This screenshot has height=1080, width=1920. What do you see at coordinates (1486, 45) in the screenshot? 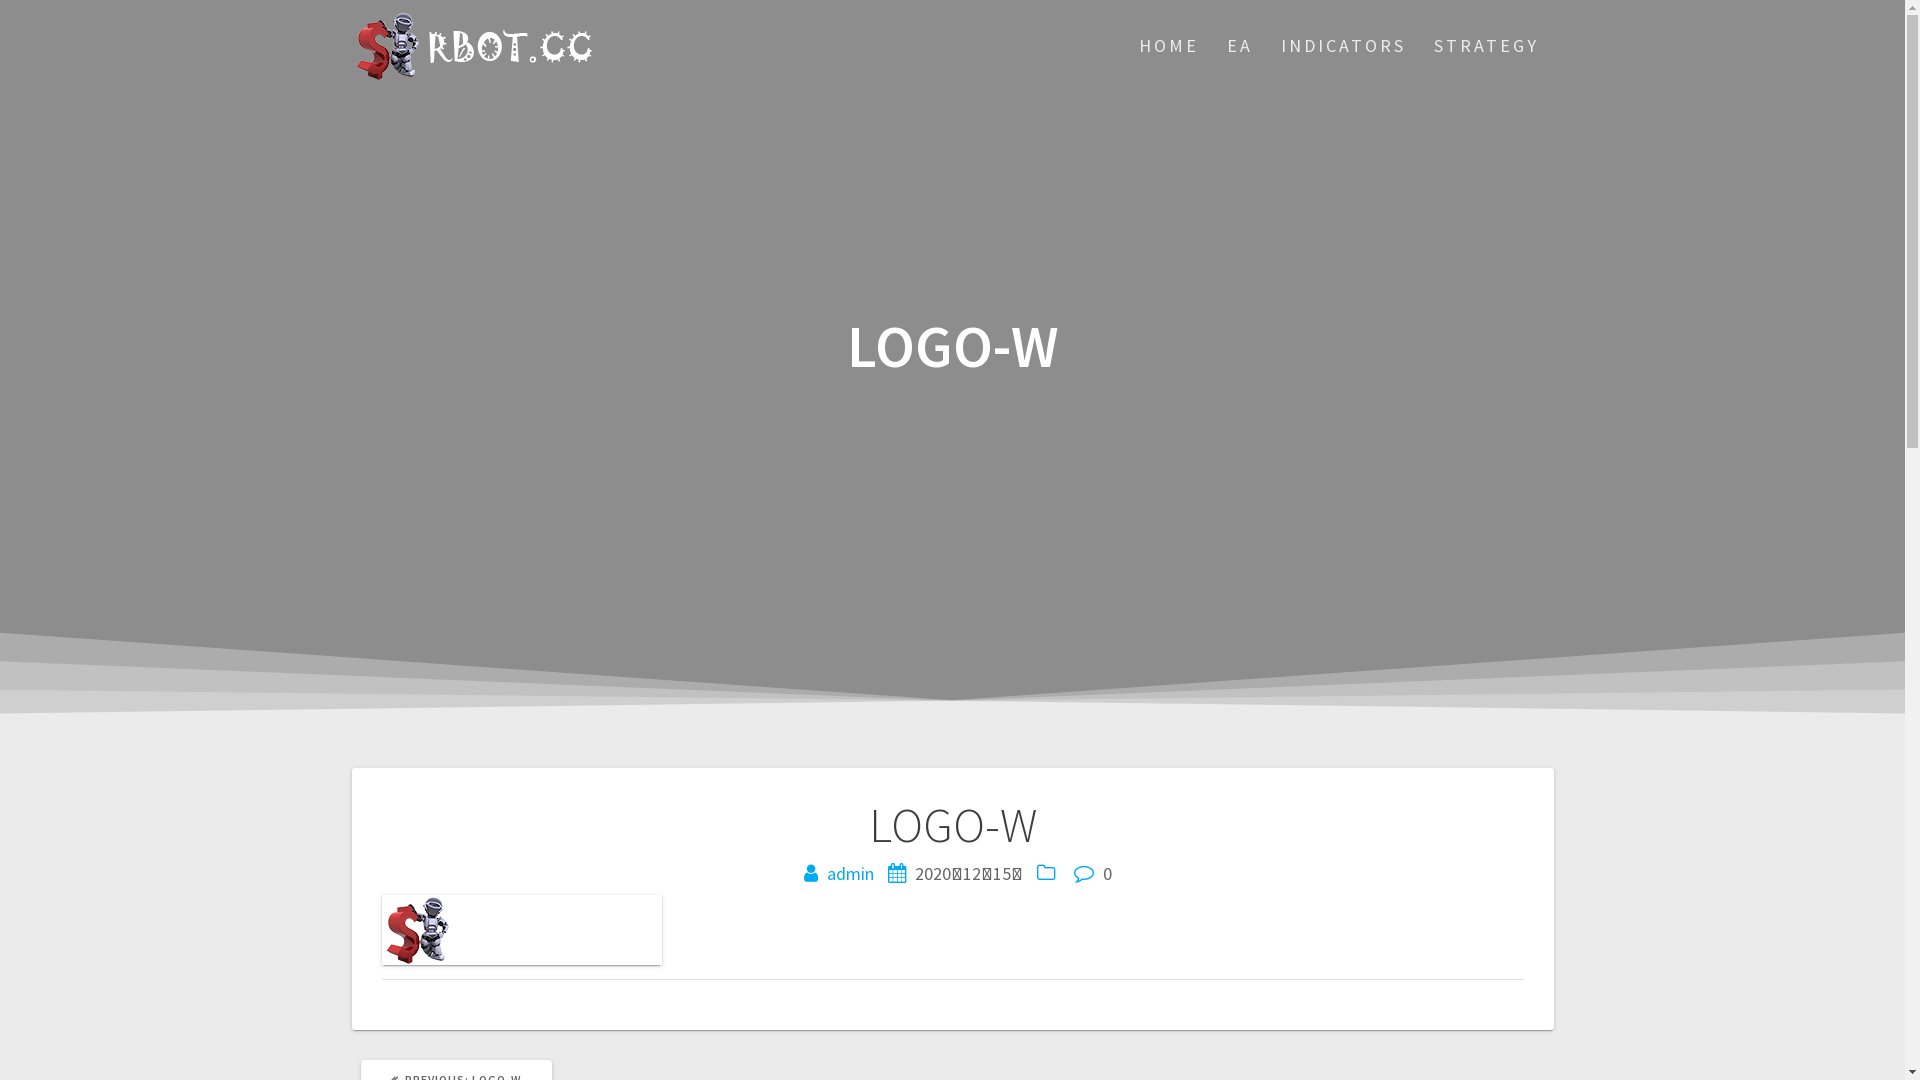
I see `'STRATEGY'` at bounding box center [1486, 45].